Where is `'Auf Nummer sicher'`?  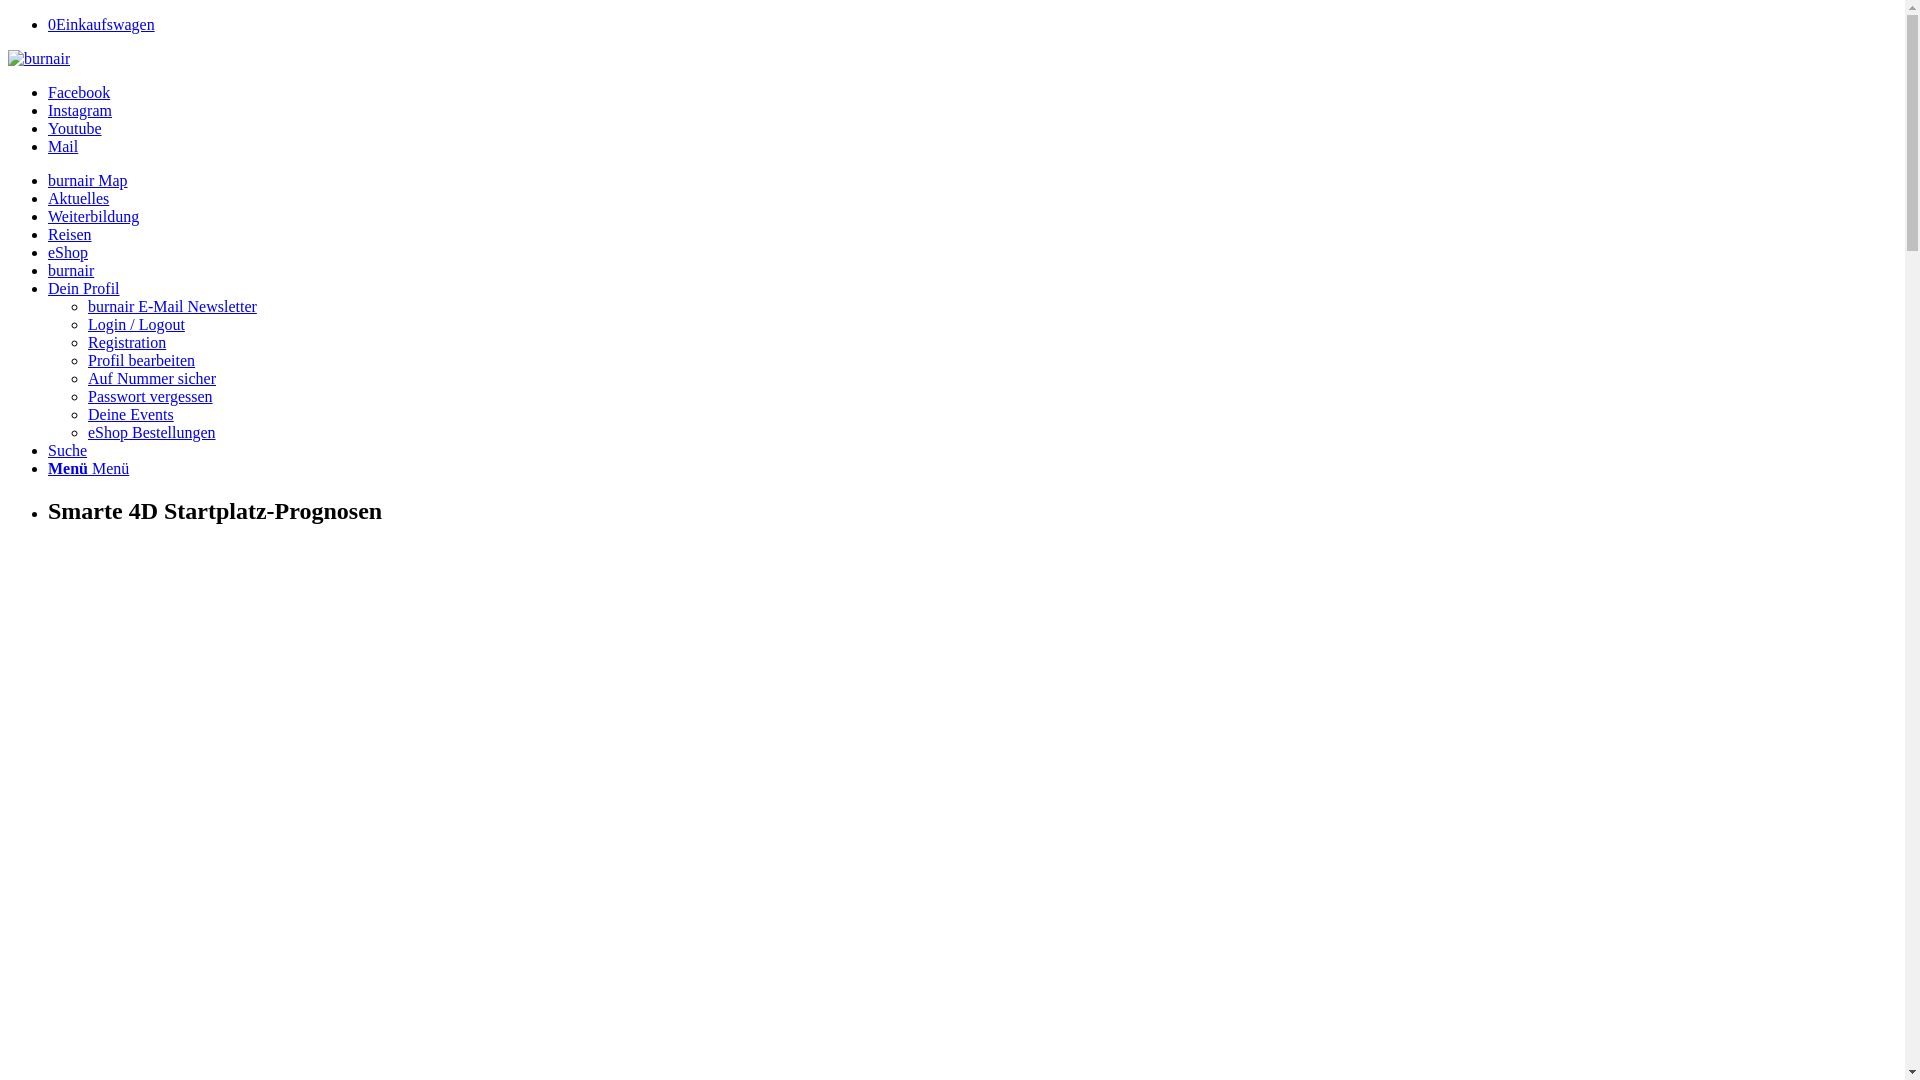 'Auf Nummer sicher' is located at coordinates (151, 378).